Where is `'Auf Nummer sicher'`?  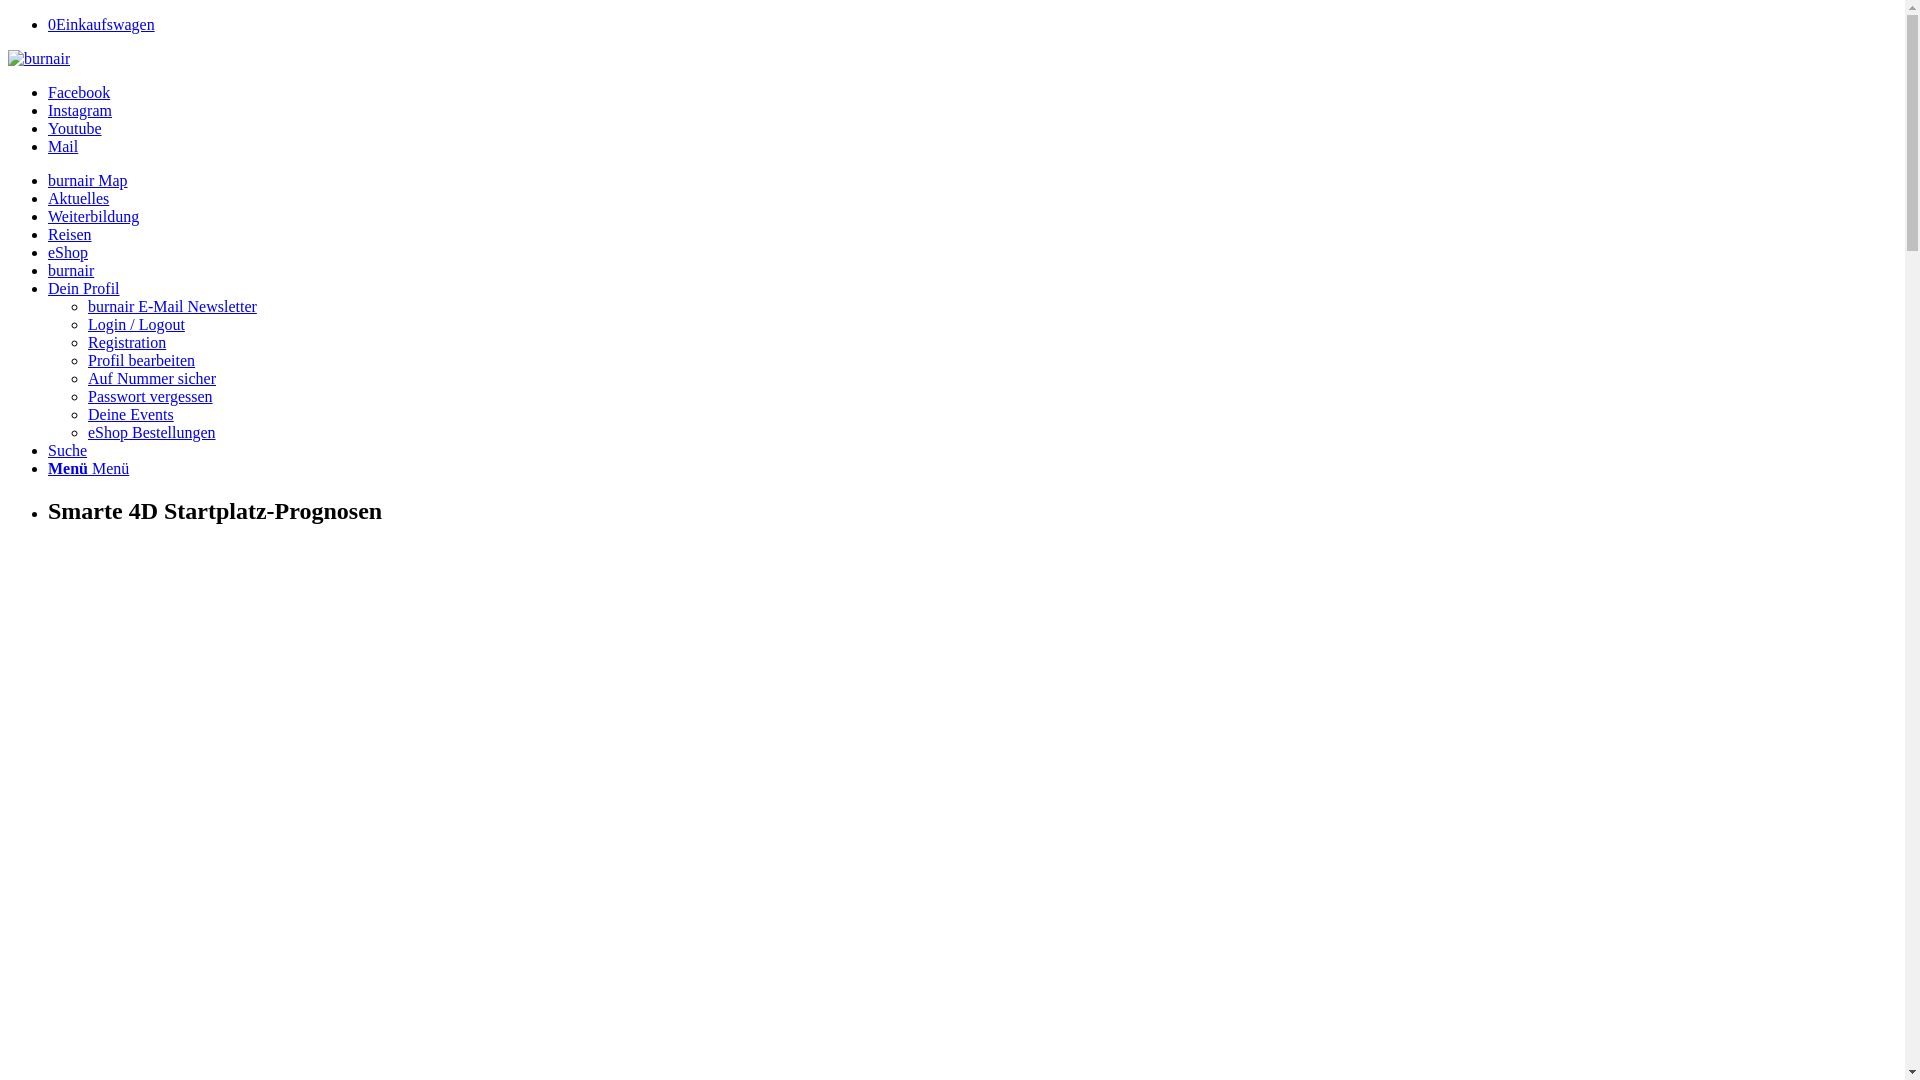 'Auf Nummer sicher' is located at coordinates (151, 378).